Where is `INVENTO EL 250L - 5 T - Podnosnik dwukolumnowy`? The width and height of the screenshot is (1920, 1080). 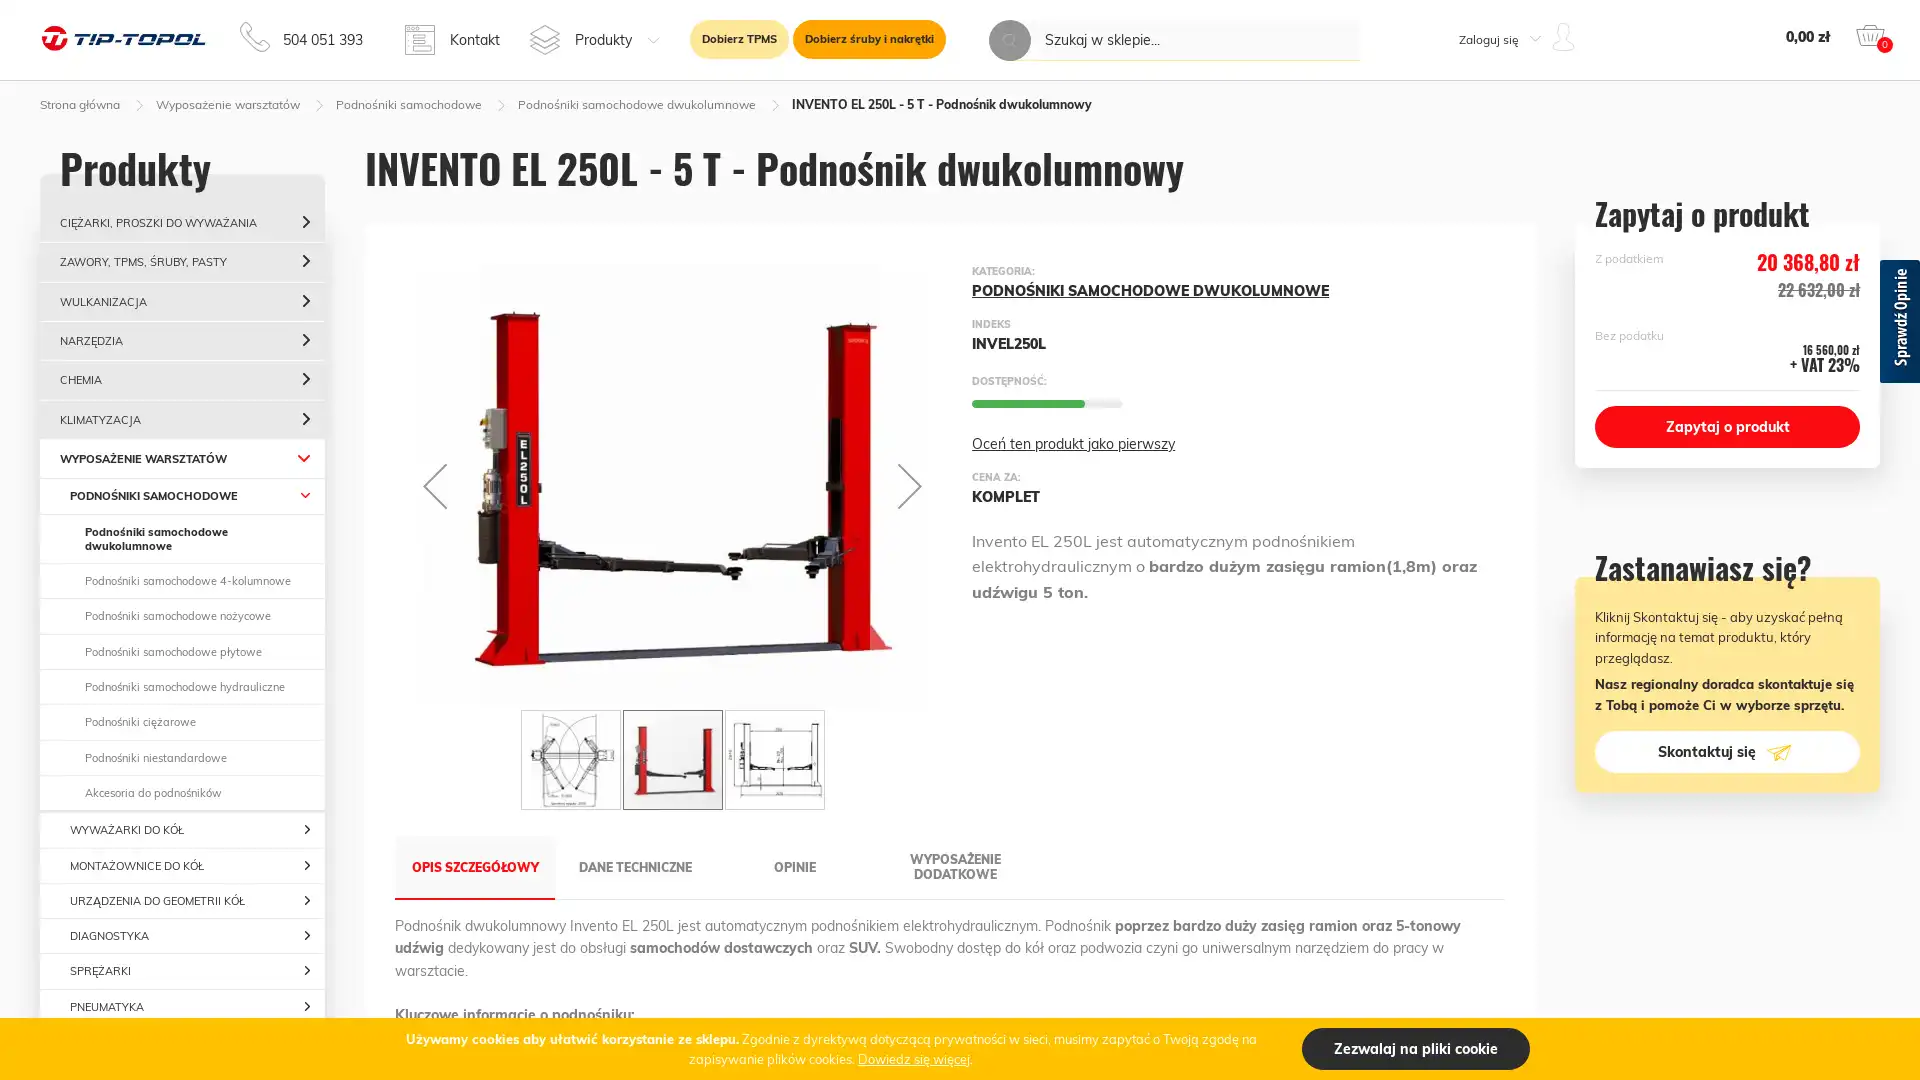 INVENTO EL 250L - 5 T - Podnosnik dwukolumnowy is located at coordinates (672, 759).